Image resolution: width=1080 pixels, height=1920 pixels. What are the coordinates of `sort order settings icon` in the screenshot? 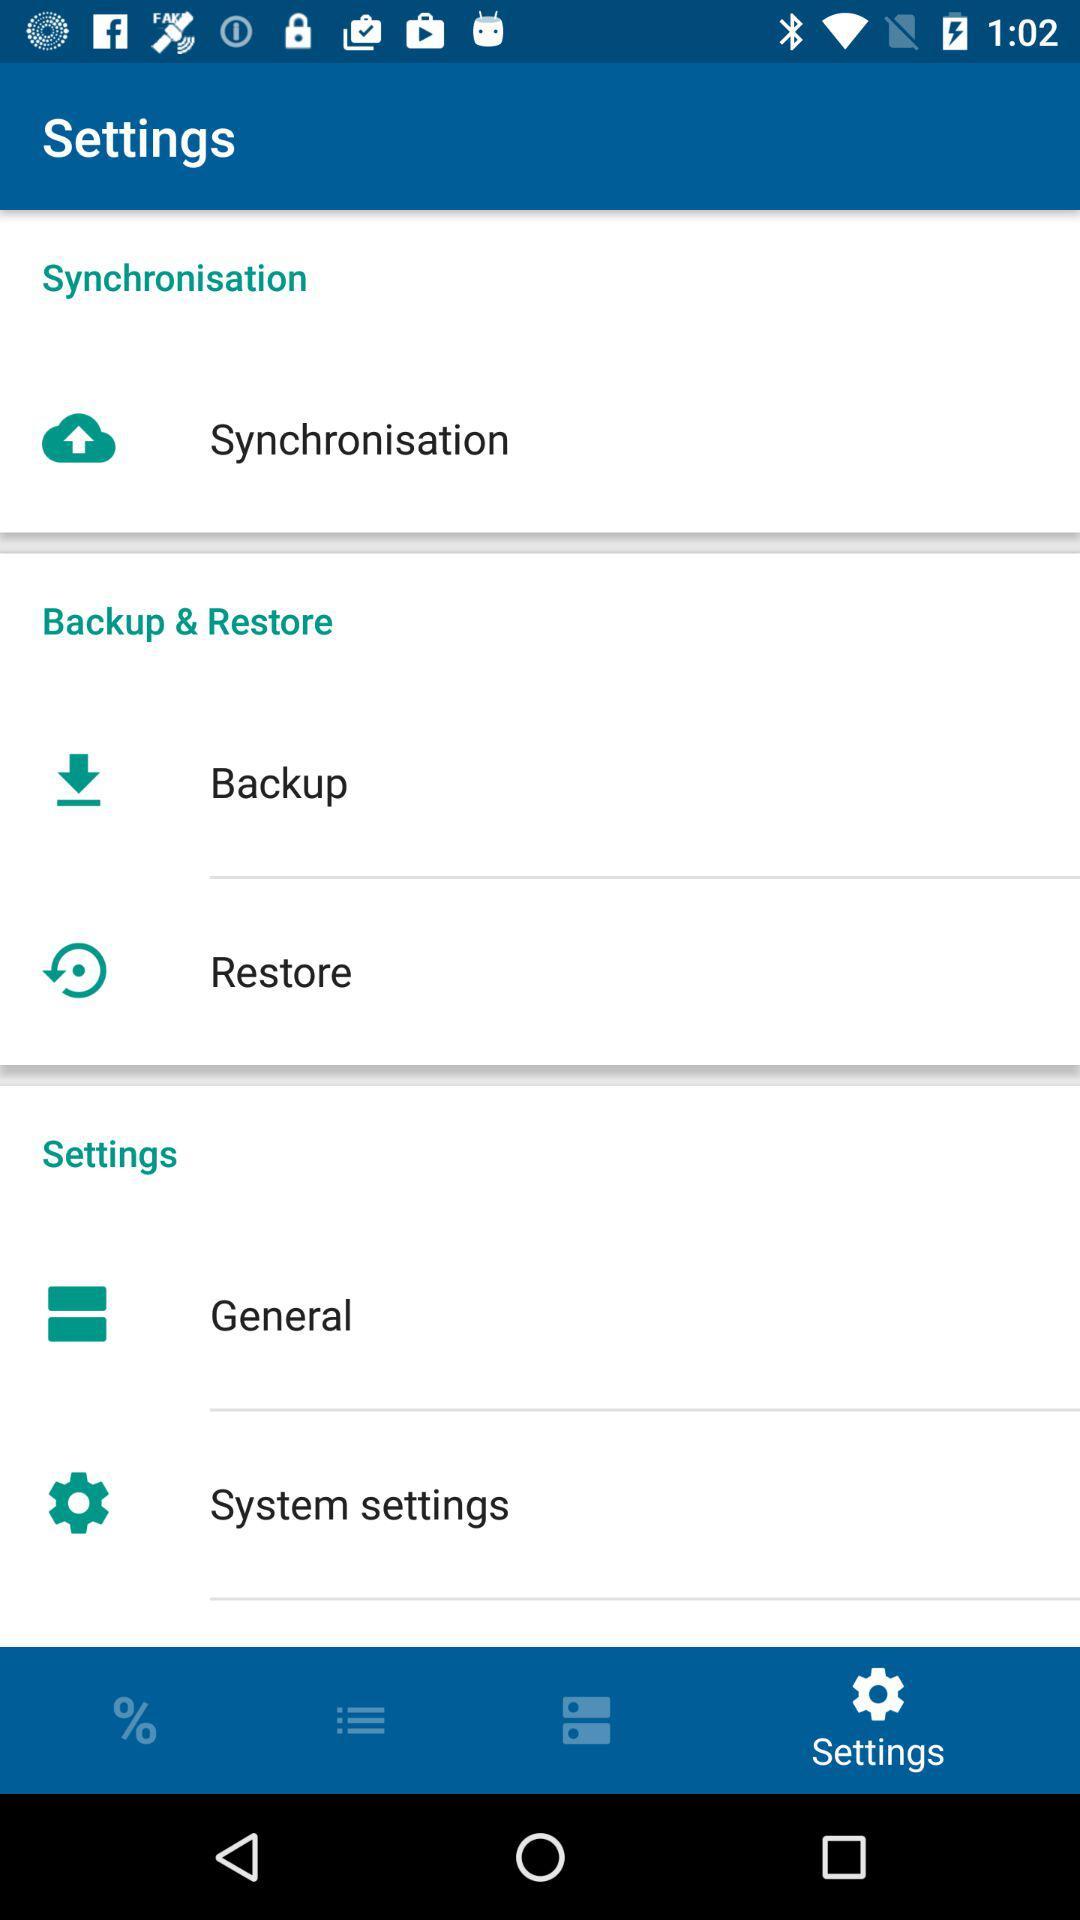 It's located at (540, 1622).